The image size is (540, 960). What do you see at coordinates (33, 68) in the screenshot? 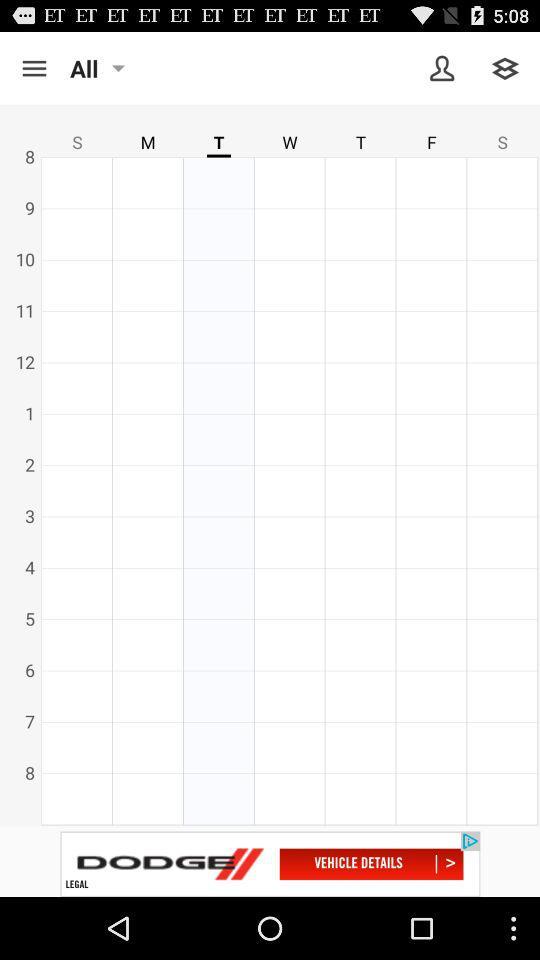
I see `open menu` at bounding box center [33, 68].